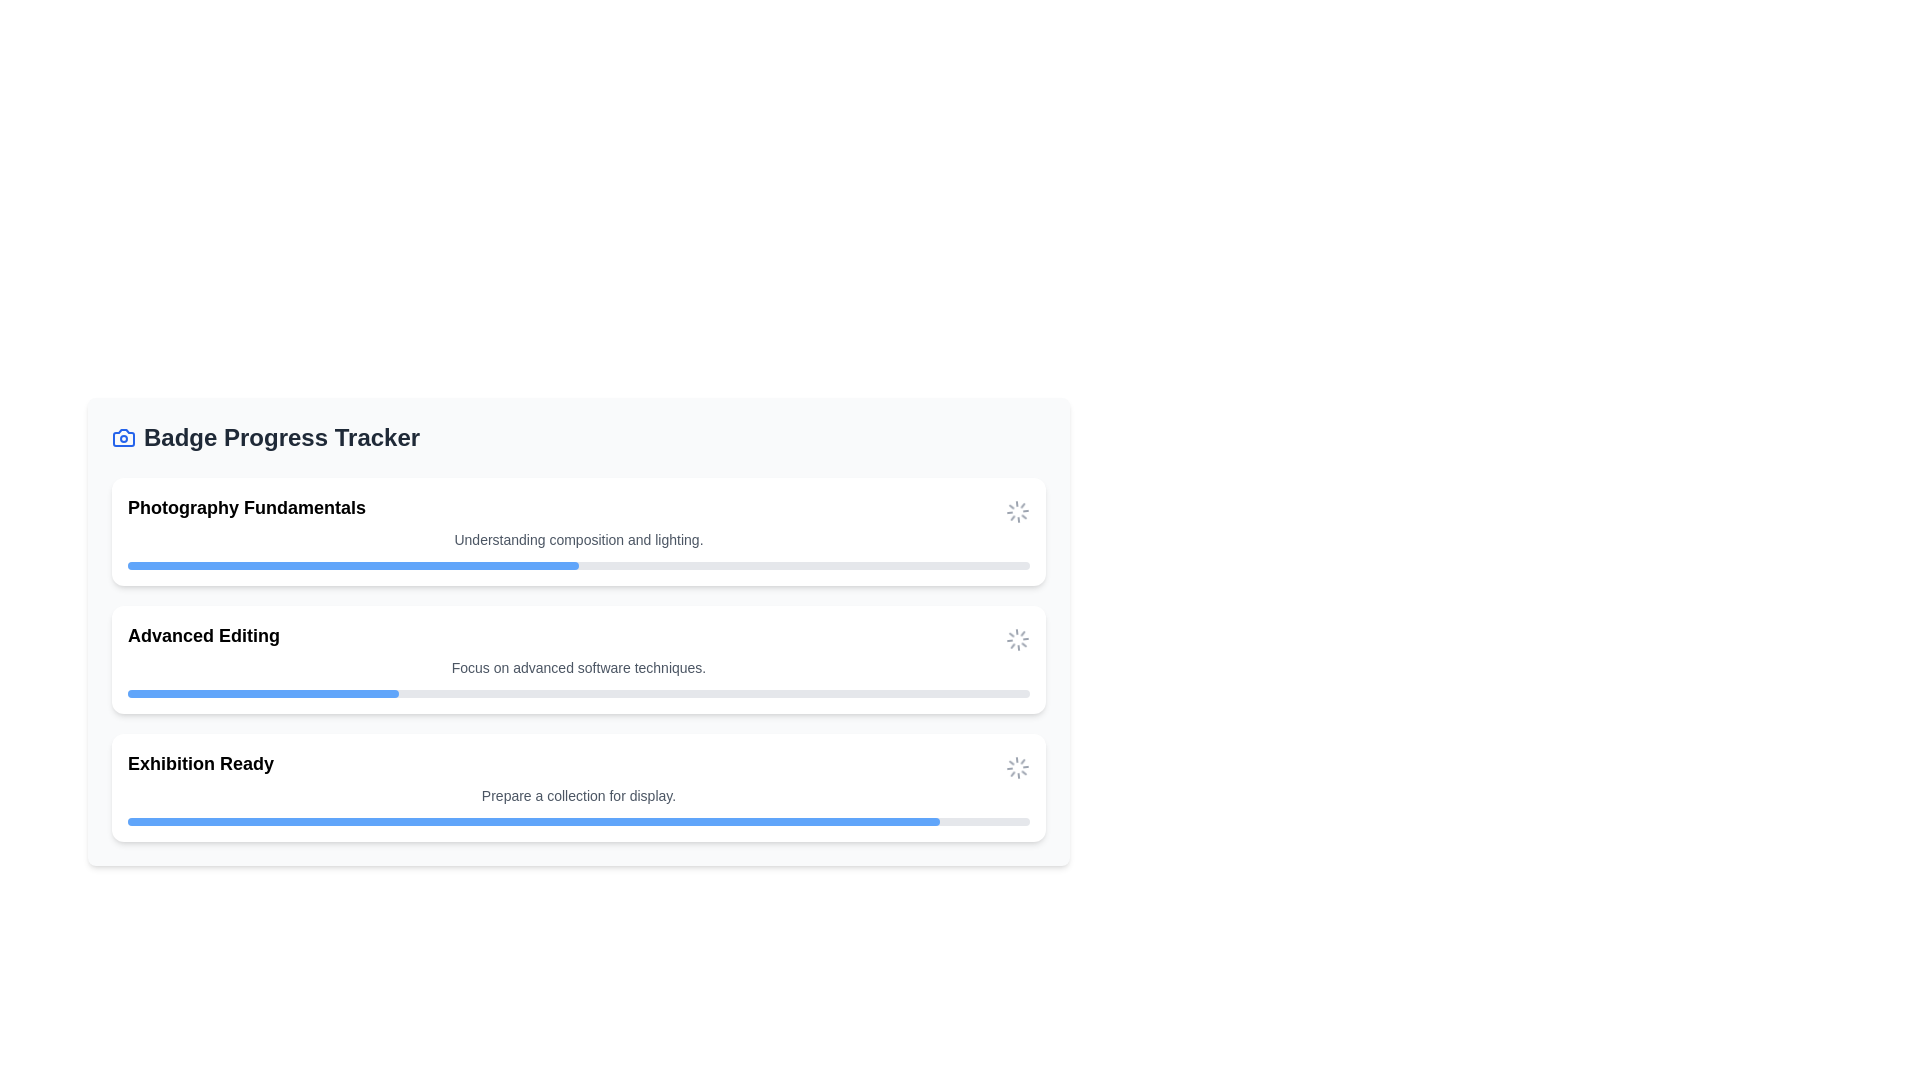 Image resolution: width=1920 pixels, height=1080 pixels. I want to click on the Informational card titled 'Advanced Editing' with a progress bar, located in the 'Badge Progress Tracker' section, positioned below 'Photography Fundamentals' and above 'Exhibition Ready', so click(578, 659).